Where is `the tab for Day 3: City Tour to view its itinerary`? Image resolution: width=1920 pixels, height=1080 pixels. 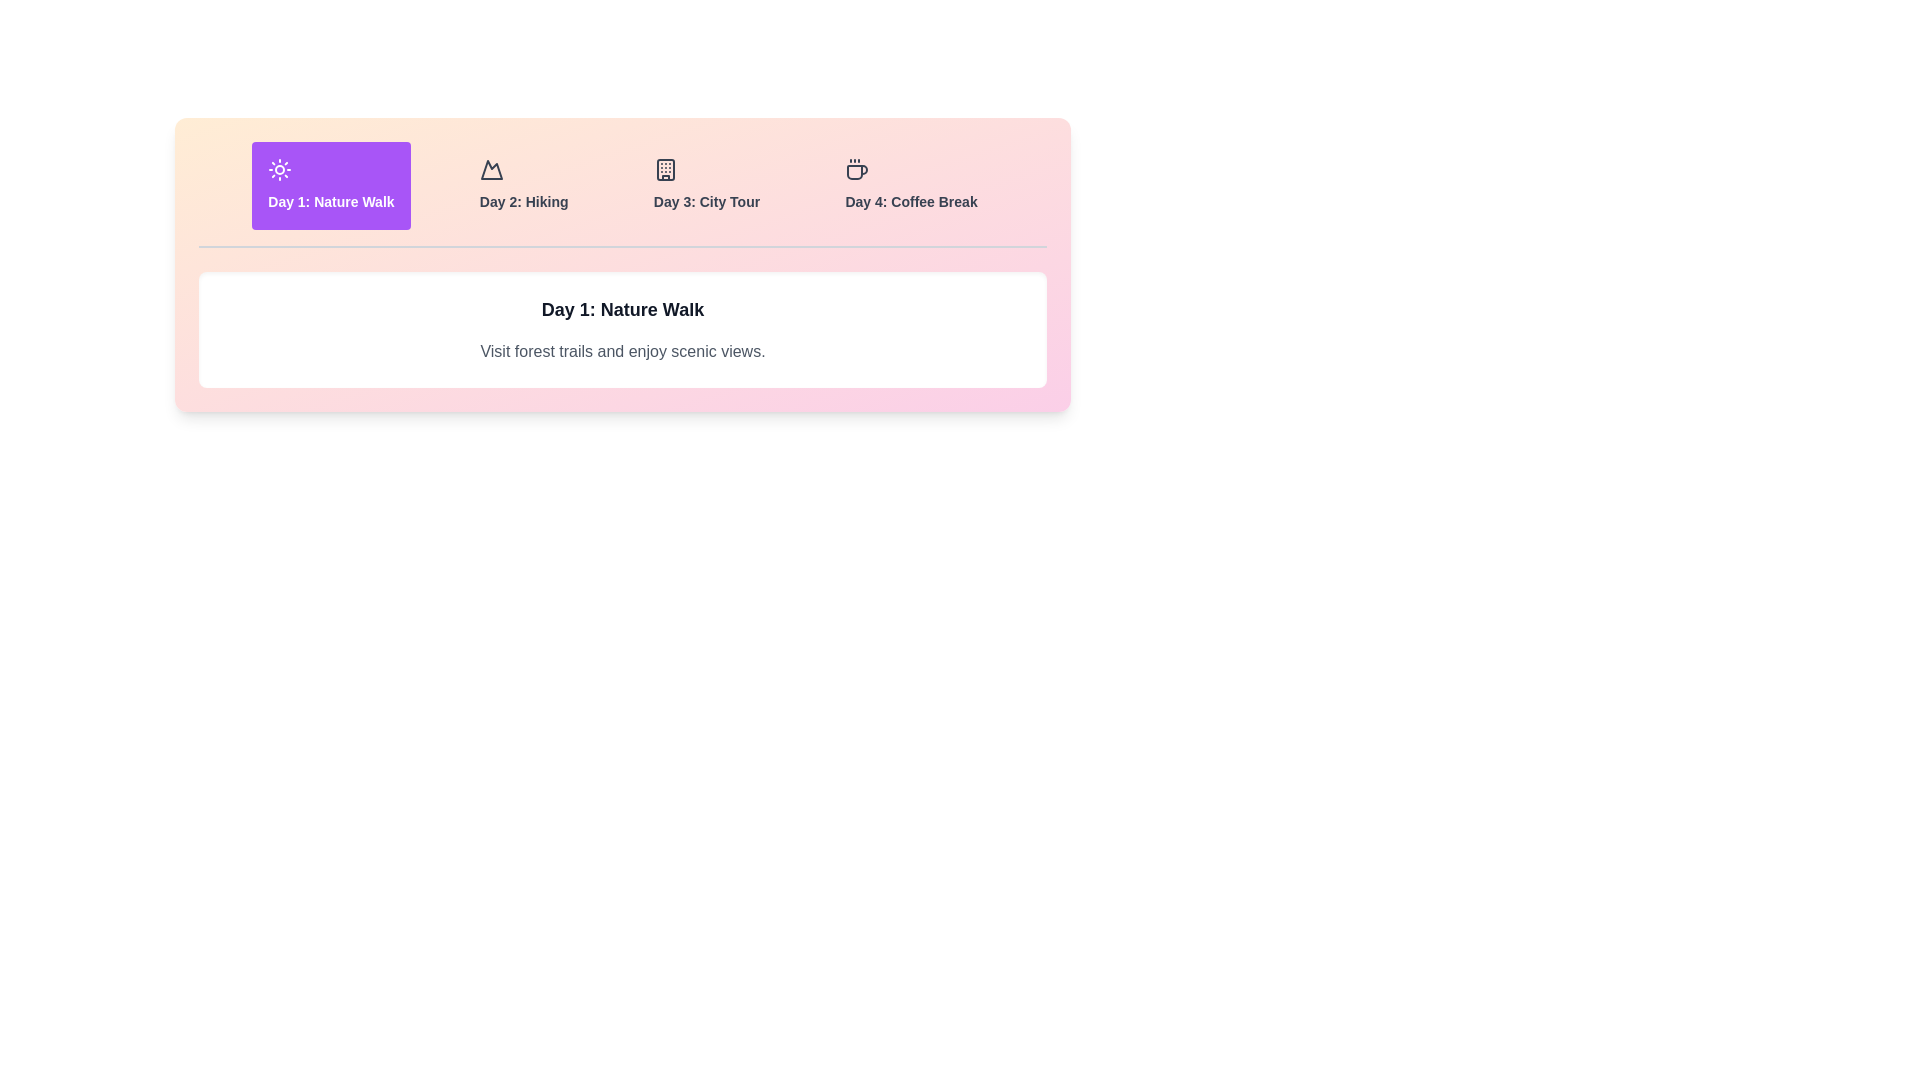 the tab for Day 3: City Tour to view its itinerary is located at coordinates (706, 185).